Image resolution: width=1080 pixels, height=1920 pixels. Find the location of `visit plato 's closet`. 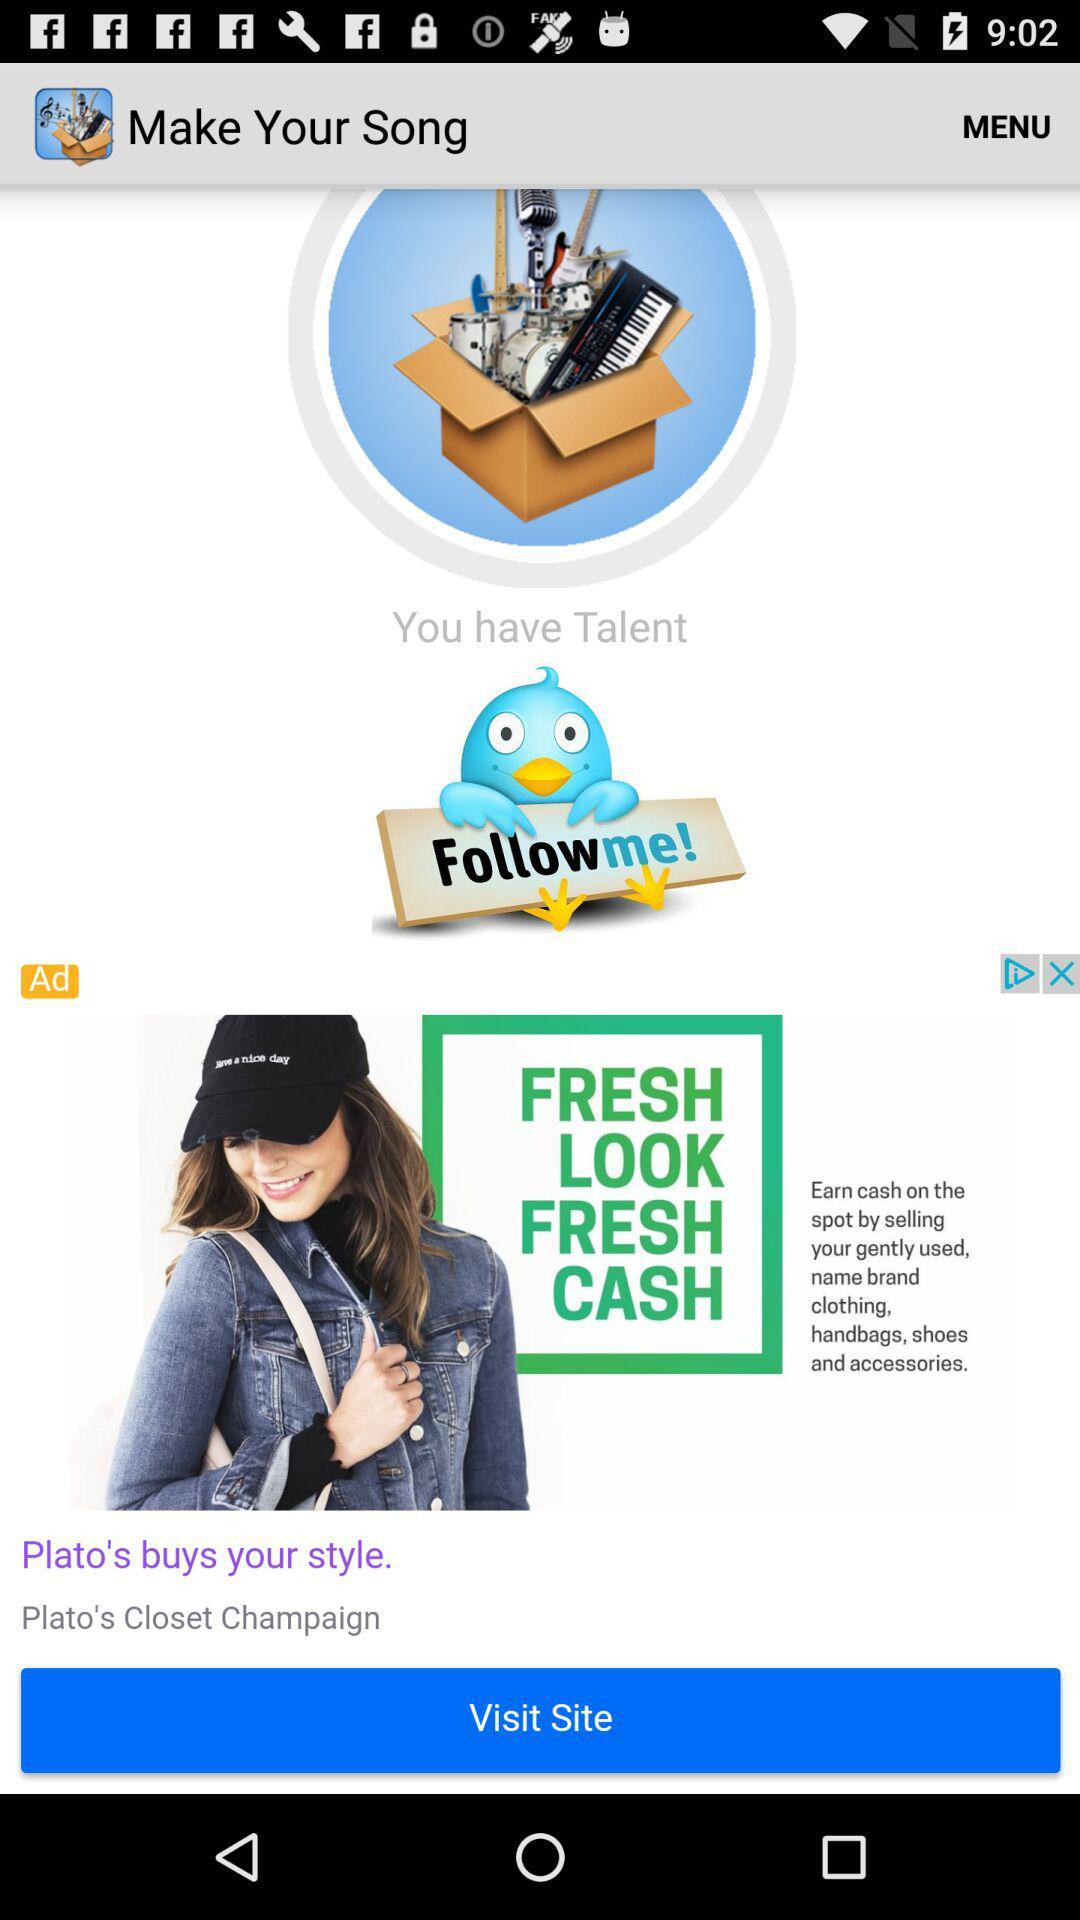

visit plato 's closet is located at coordinates (540, 1372).